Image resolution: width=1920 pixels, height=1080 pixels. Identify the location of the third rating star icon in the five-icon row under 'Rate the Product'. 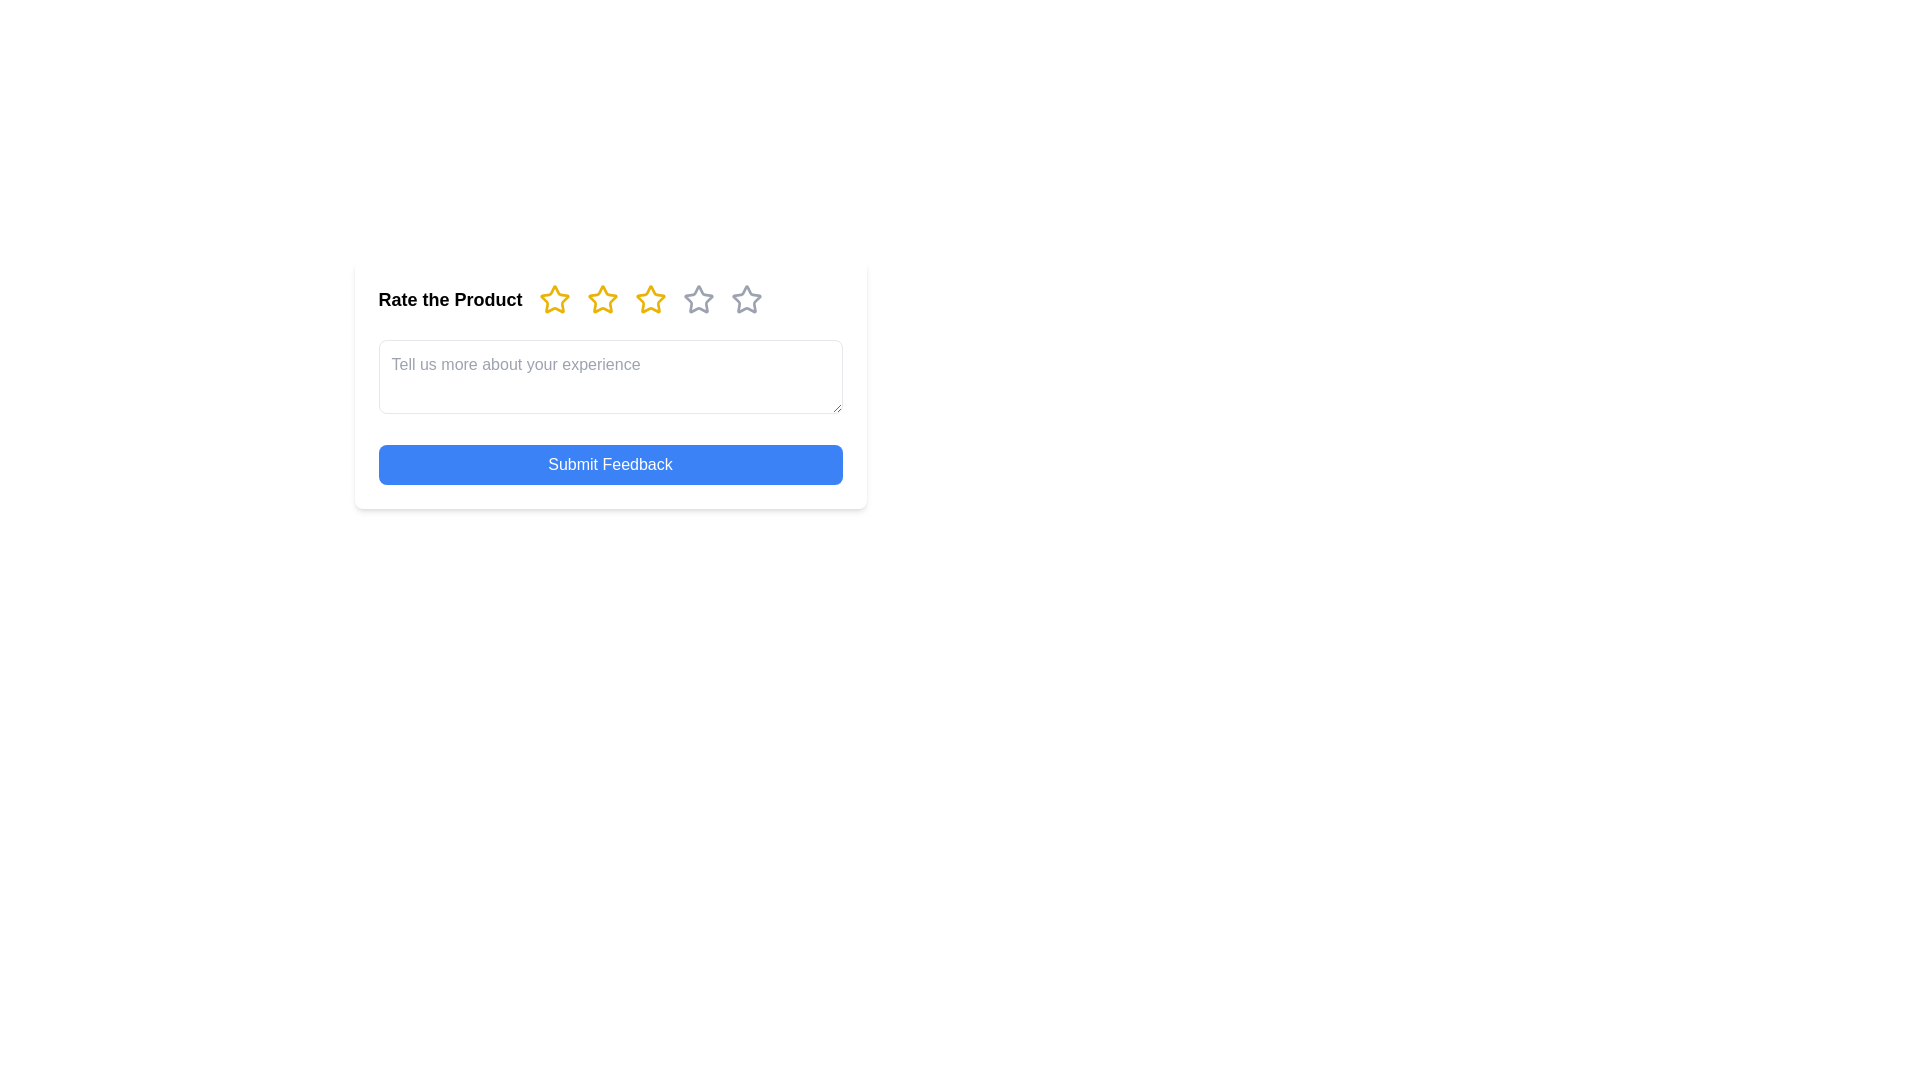
(601, 300).